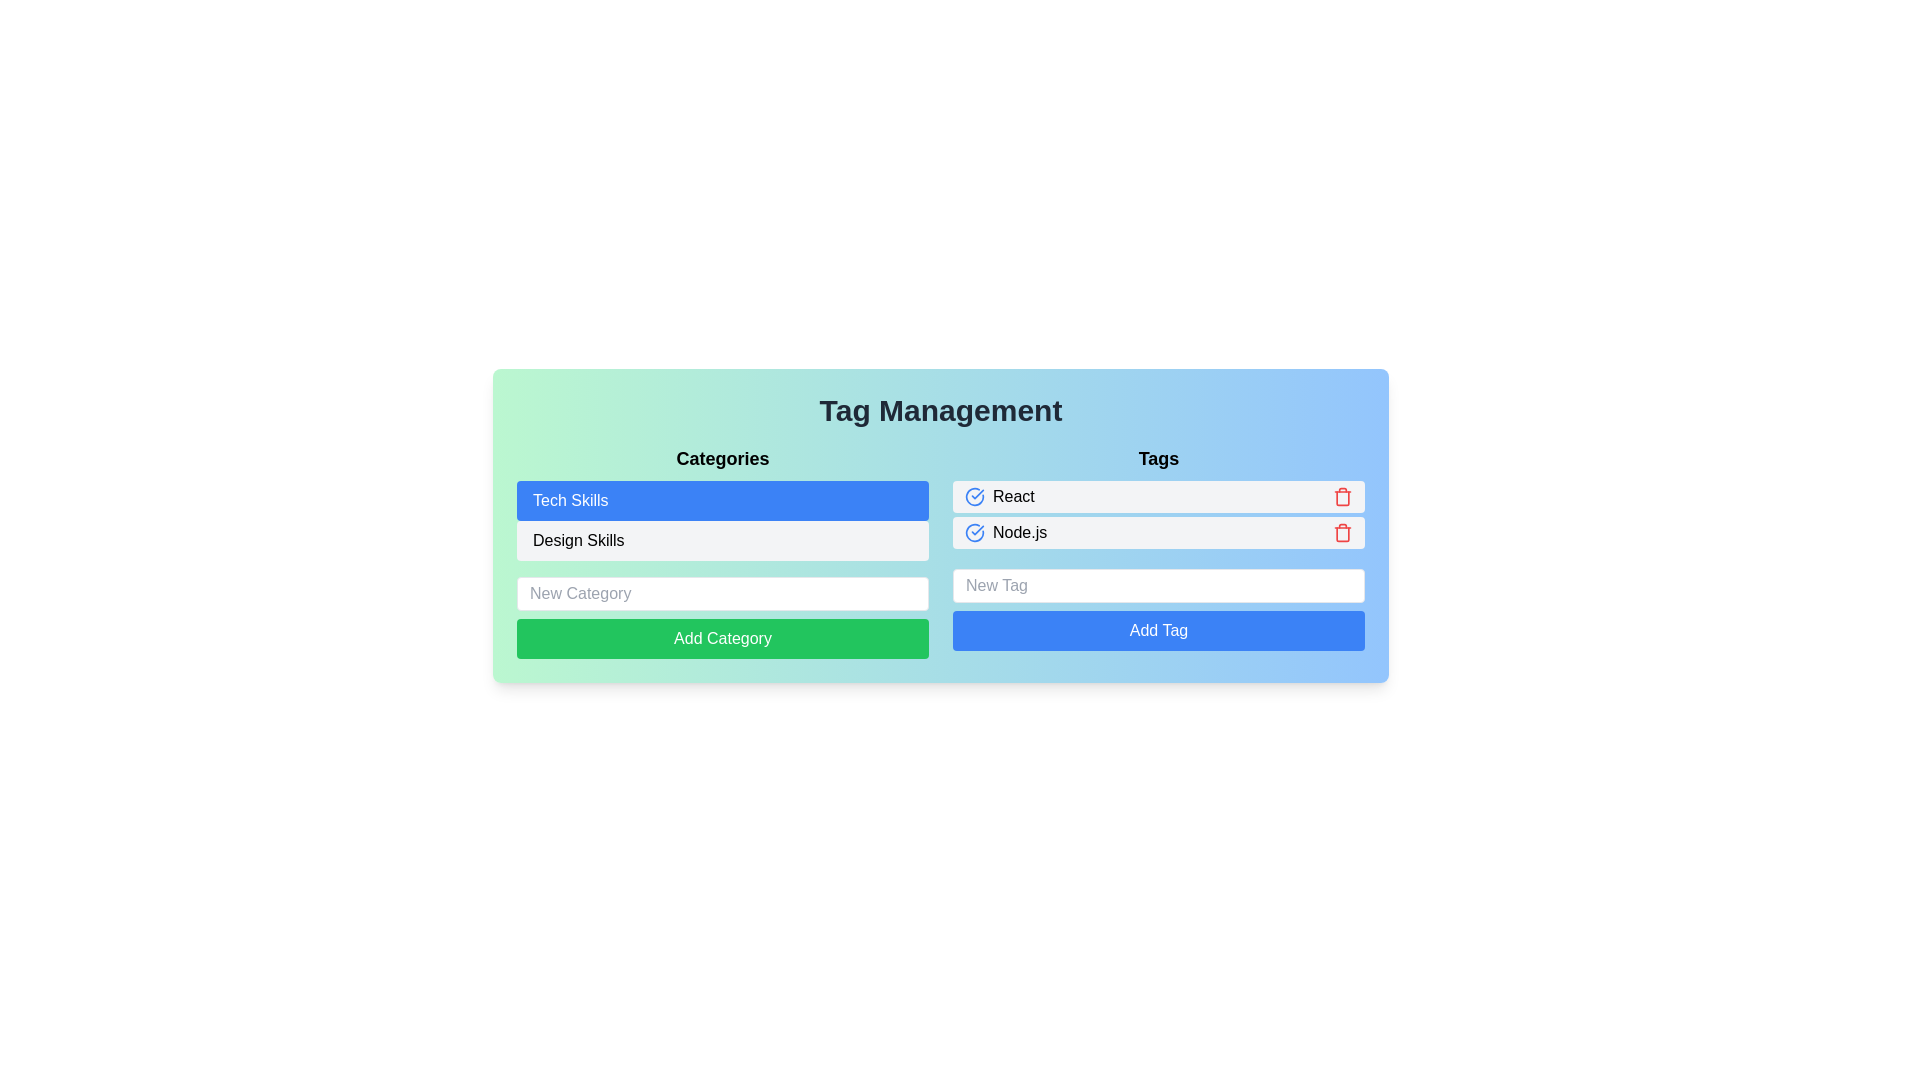 Image resolution: width=1920 pixels, height=1080 pixels. Describe the element at coordinates (722, 500) in the screenshot. I see `the blue button labeled 'Tech Skills'` at that location.